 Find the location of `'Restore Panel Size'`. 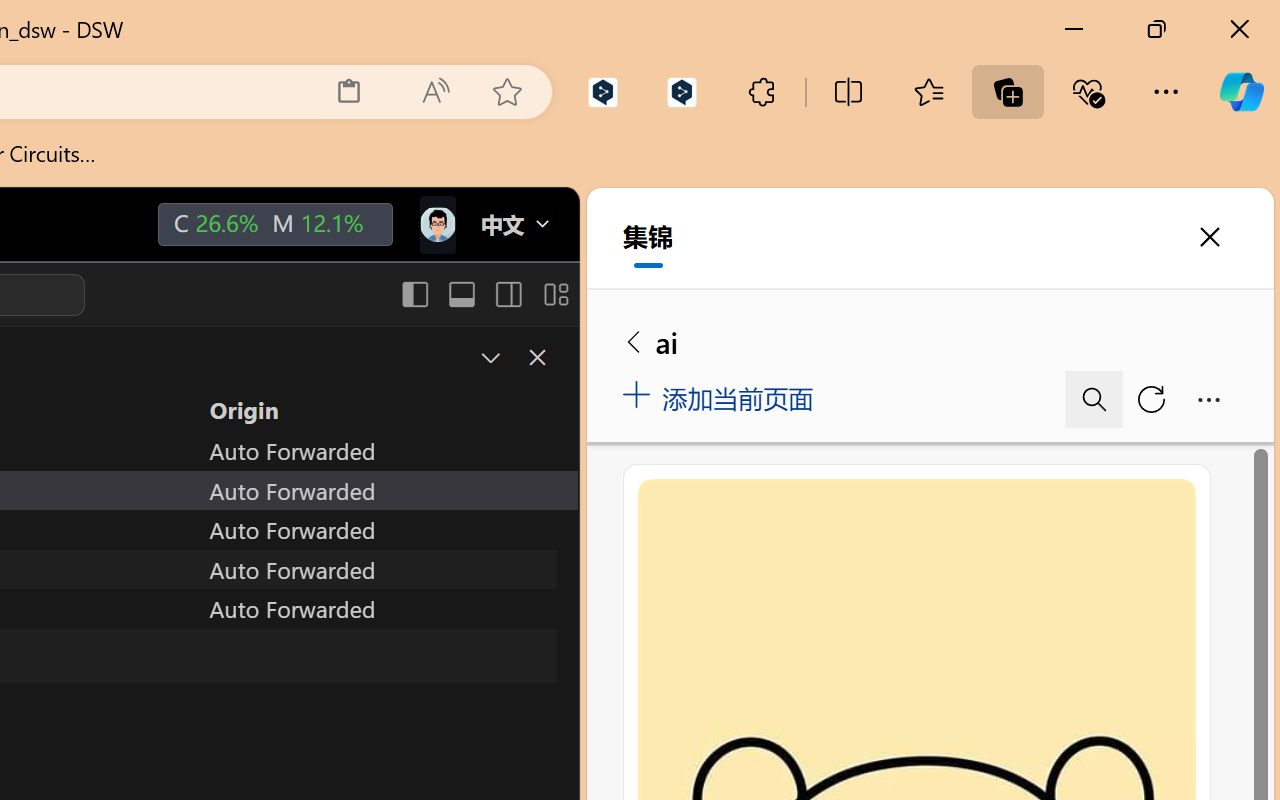

'Restore Panel Size' is located at coordinates (488, 357).